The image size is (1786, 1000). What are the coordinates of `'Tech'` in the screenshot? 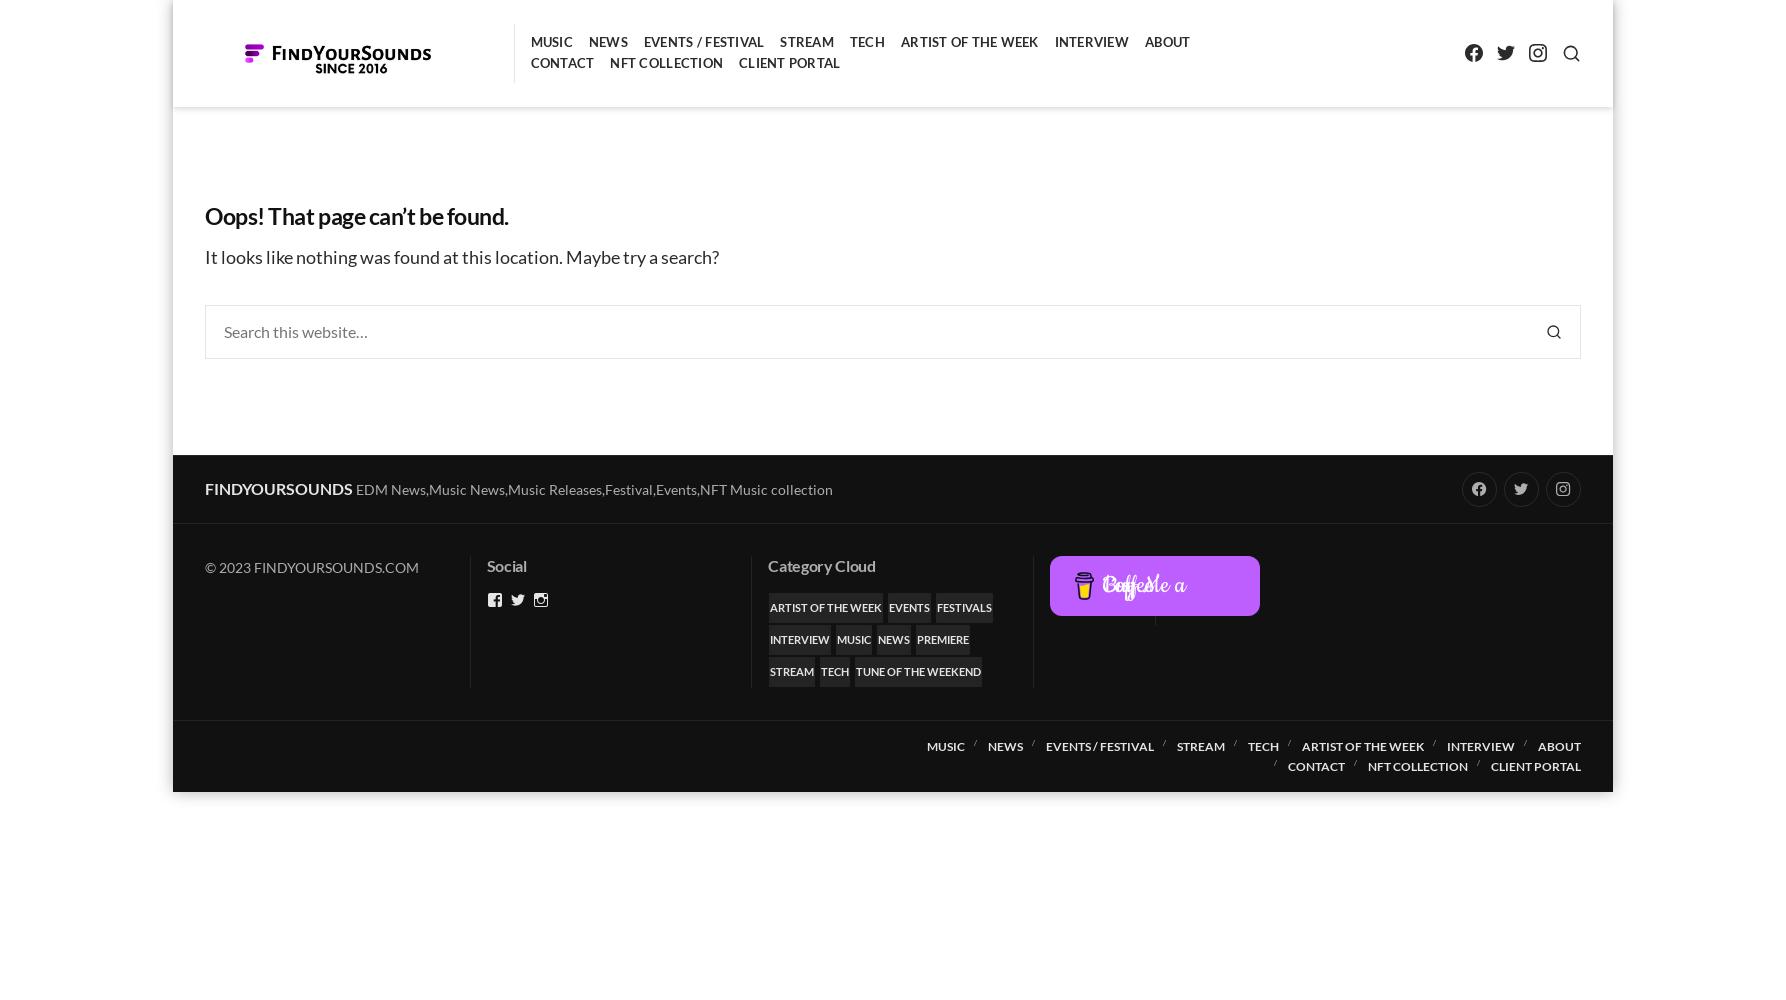 It's located at (820, 670).